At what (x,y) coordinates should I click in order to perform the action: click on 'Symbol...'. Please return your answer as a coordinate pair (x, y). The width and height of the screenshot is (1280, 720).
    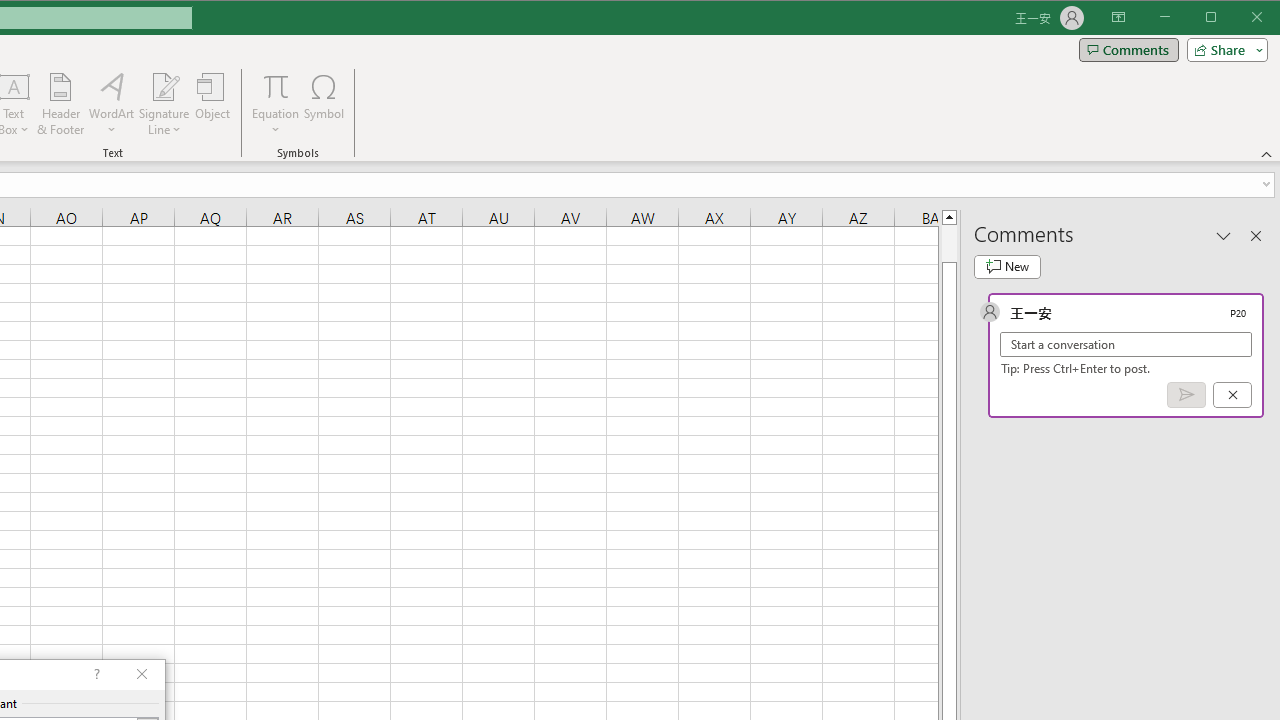
    Looking at the image, I should click on (324, 104).